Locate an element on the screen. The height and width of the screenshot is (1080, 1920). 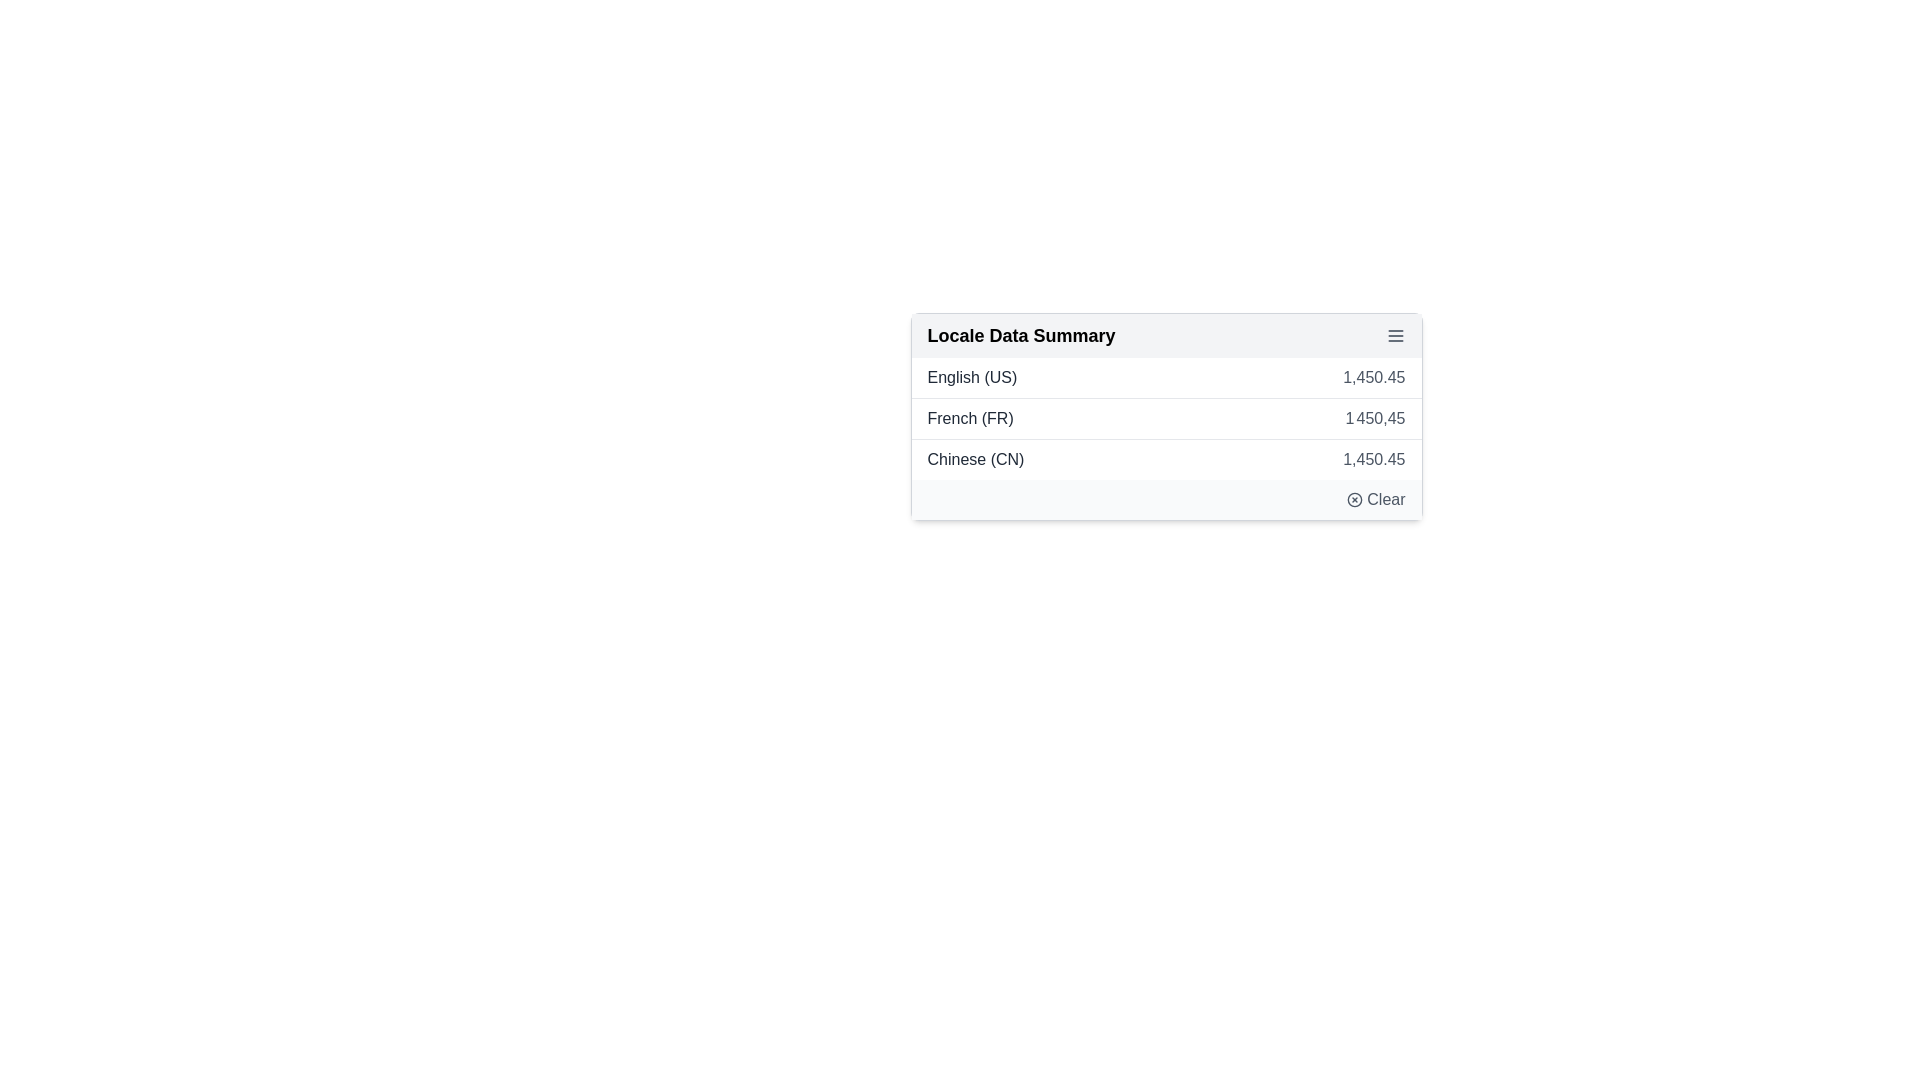
the formatted number '1,450.45' displayed in gray color, located in the second column of the top row of the table, to the right of 'English (US)' is located at coordinates (1373, 378).